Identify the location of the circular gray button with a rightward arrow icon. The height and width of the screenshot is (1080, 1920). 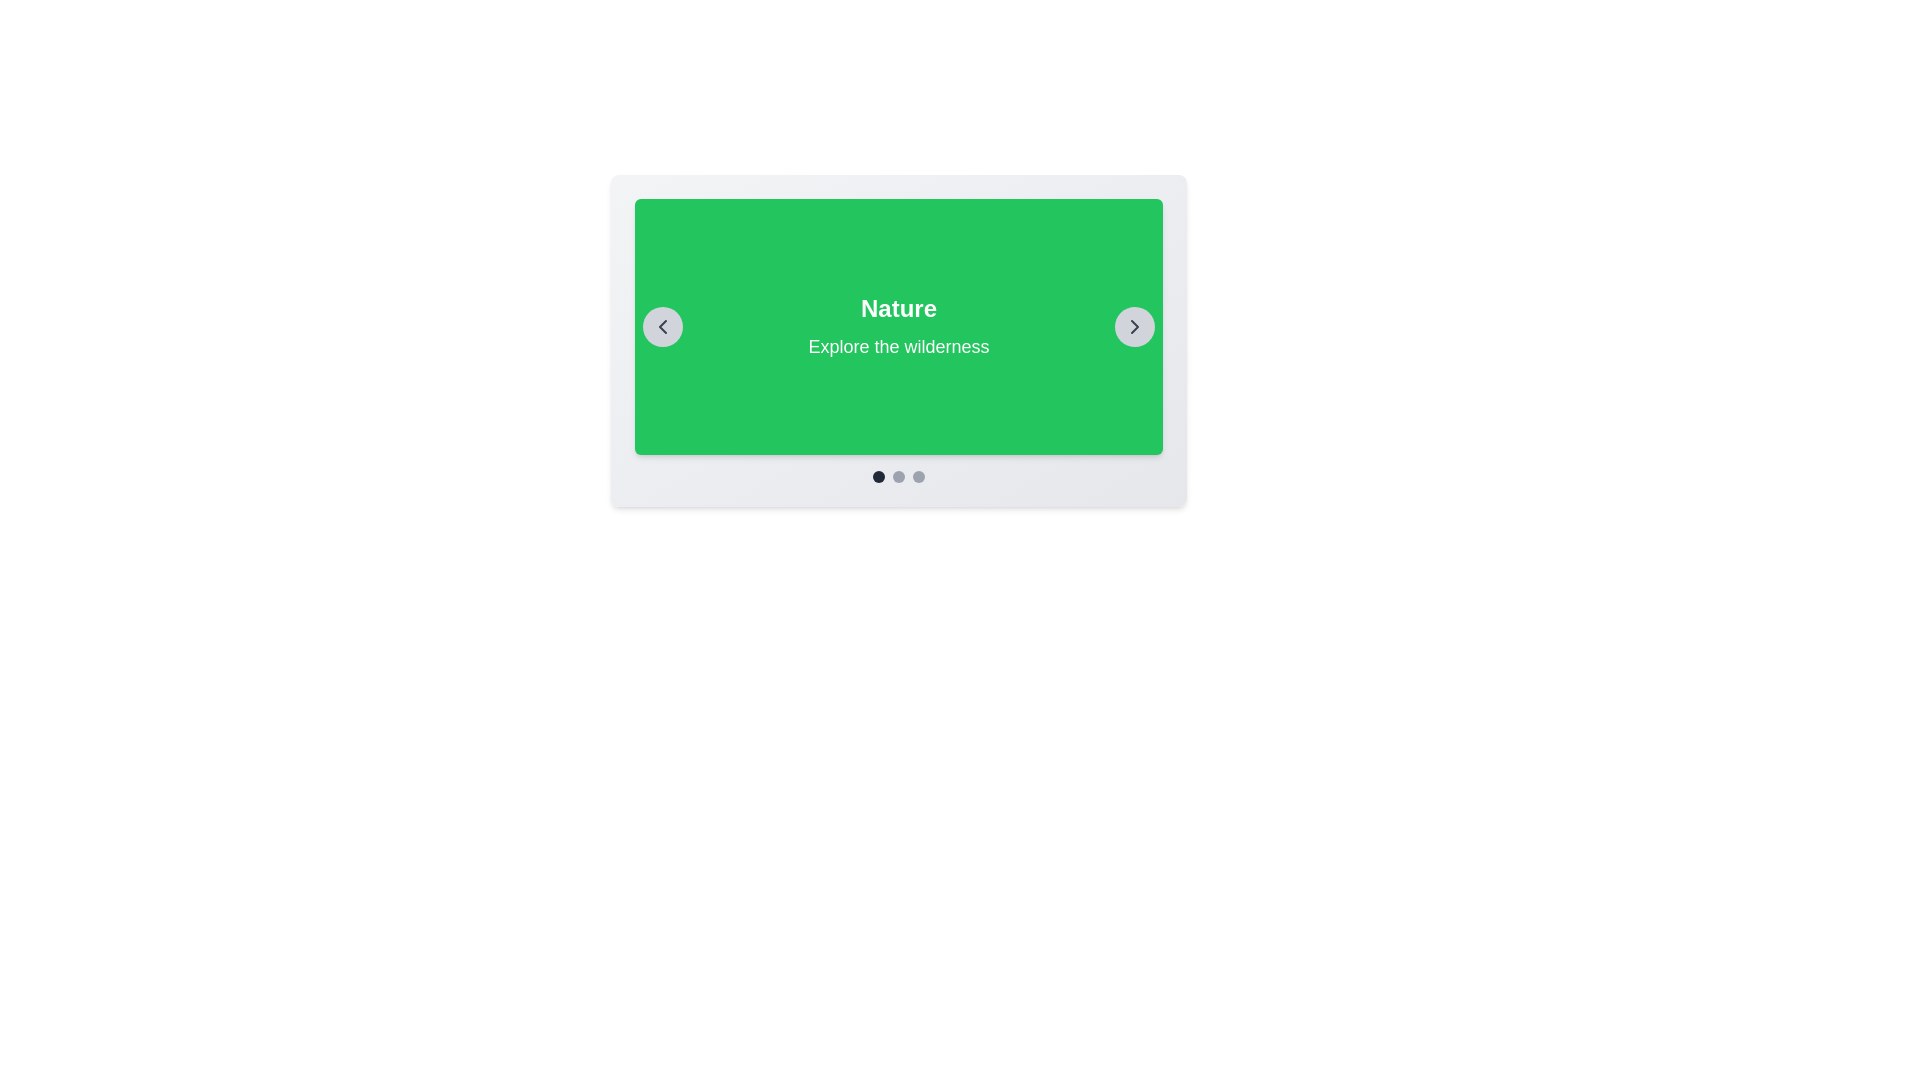
(1134, 326).